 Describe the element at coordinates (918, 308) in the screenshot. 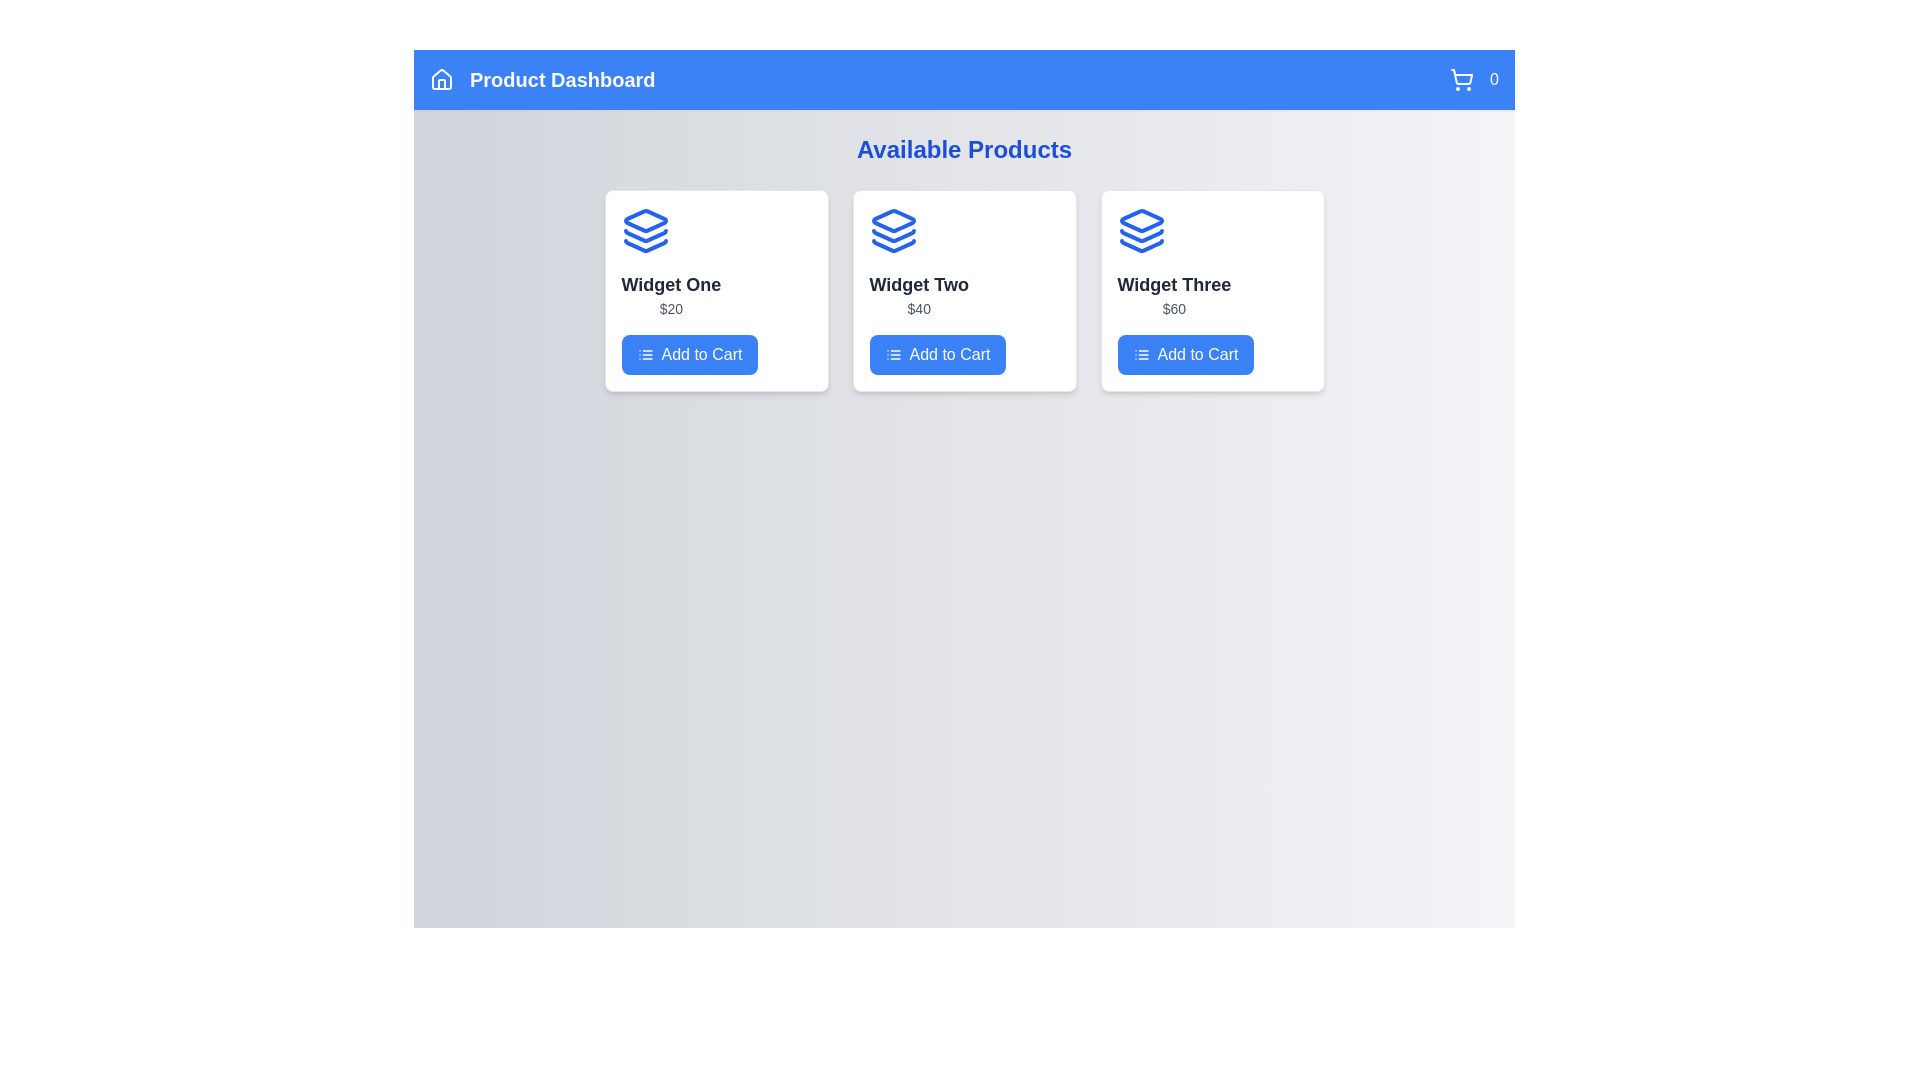

I see `price displayed on the static text label for the product 'Widget Two', which is located below the product title and above the 'Add to Cart' button` at that location.